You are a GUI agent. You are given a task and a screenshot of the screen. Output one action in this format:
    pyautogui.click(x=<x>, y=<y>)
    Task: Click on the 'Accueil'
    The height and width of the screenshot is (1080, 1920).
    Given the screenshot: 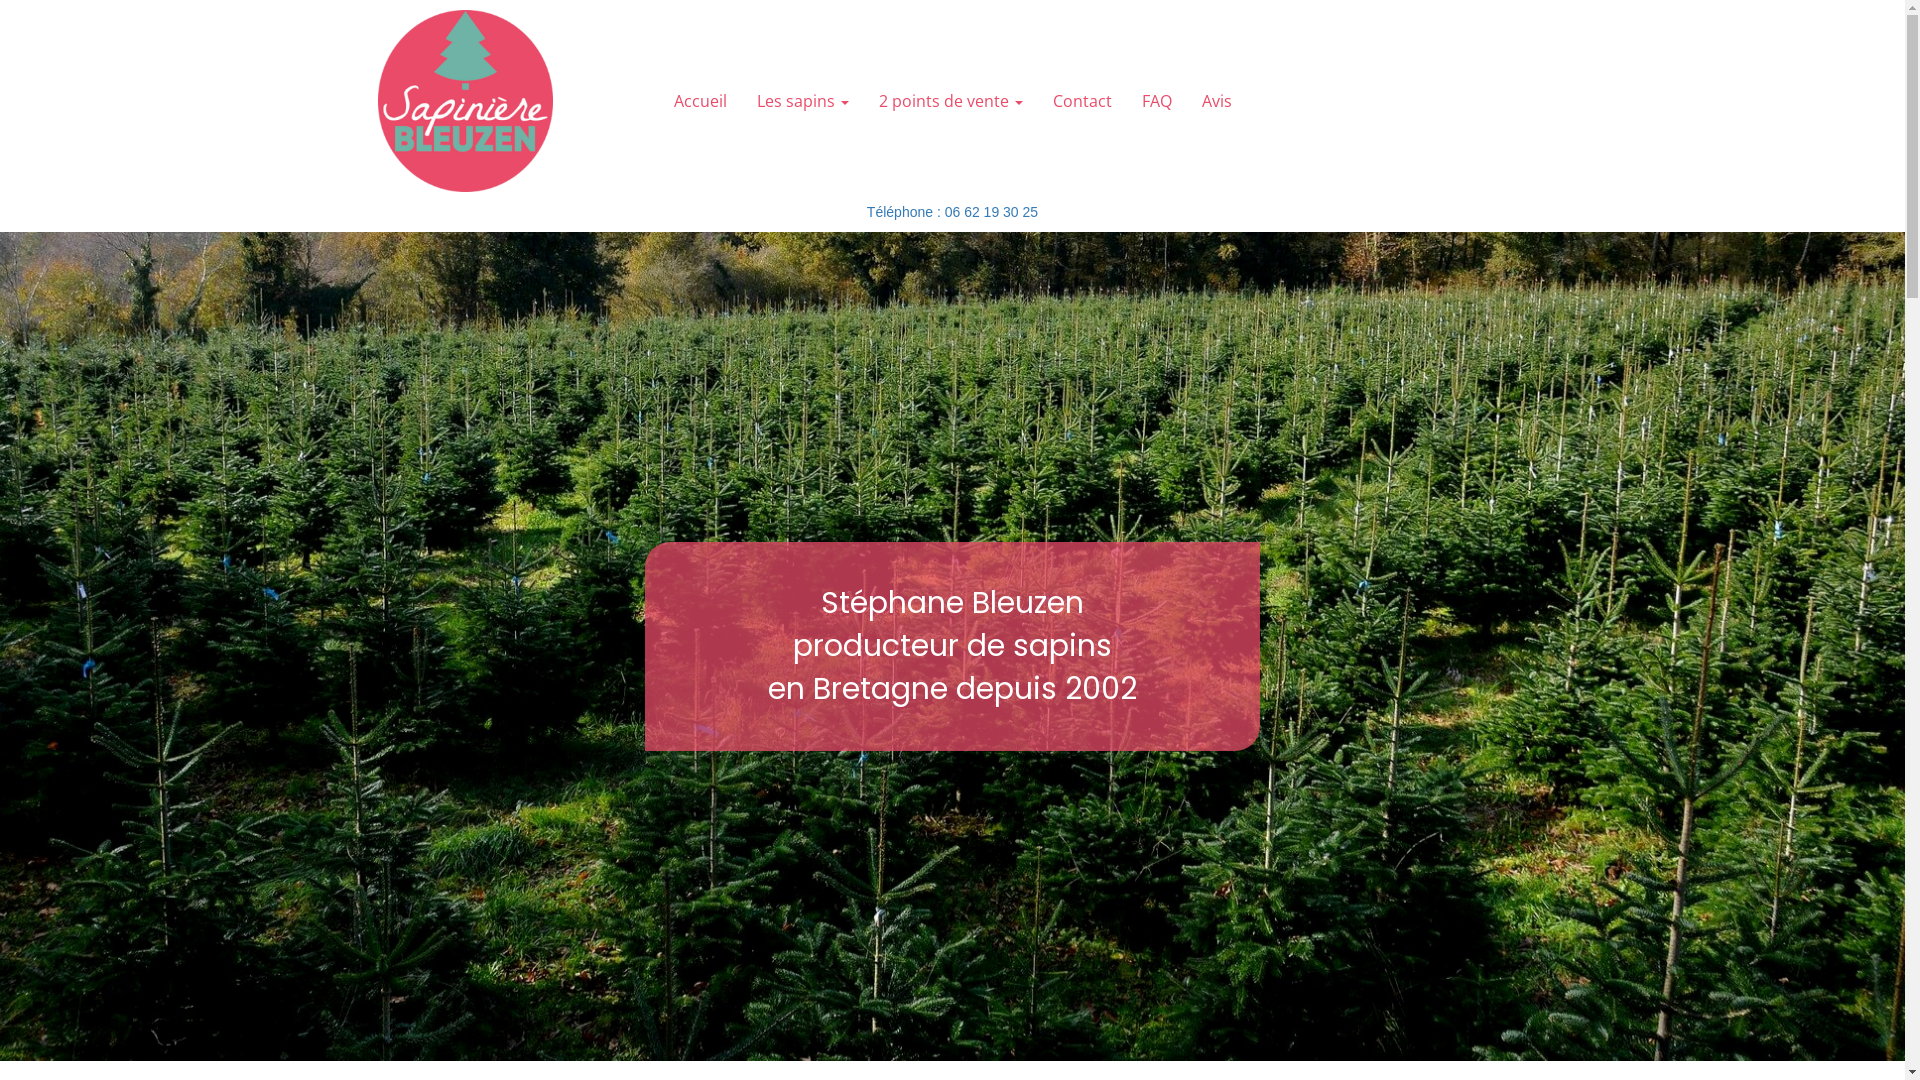 What is the action you would take?
    pyautogui.click(x=657, y=101)
    